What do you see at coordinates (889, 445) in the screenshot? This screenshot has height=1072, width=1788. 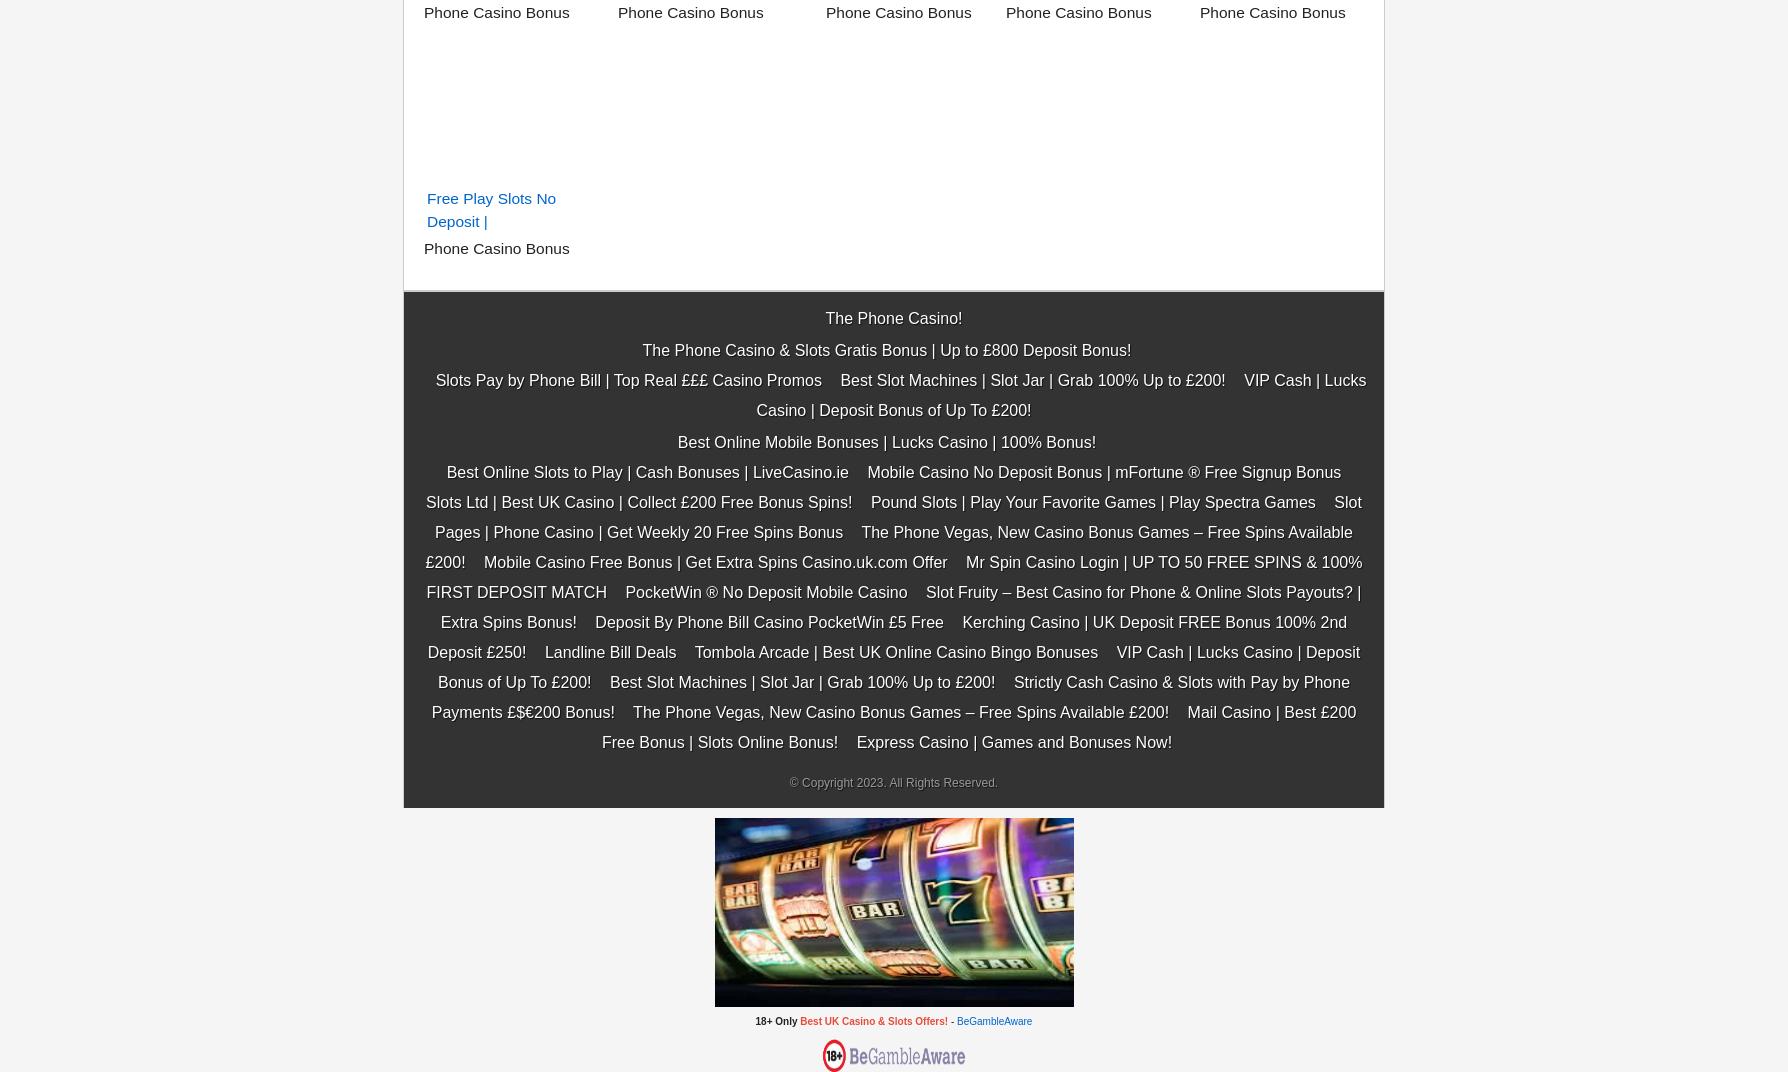 I see `'Strictly Cash Casino & Slots with Pay by Phone Payments £$€200 Bonus!'` at bounding box center [889, 445].